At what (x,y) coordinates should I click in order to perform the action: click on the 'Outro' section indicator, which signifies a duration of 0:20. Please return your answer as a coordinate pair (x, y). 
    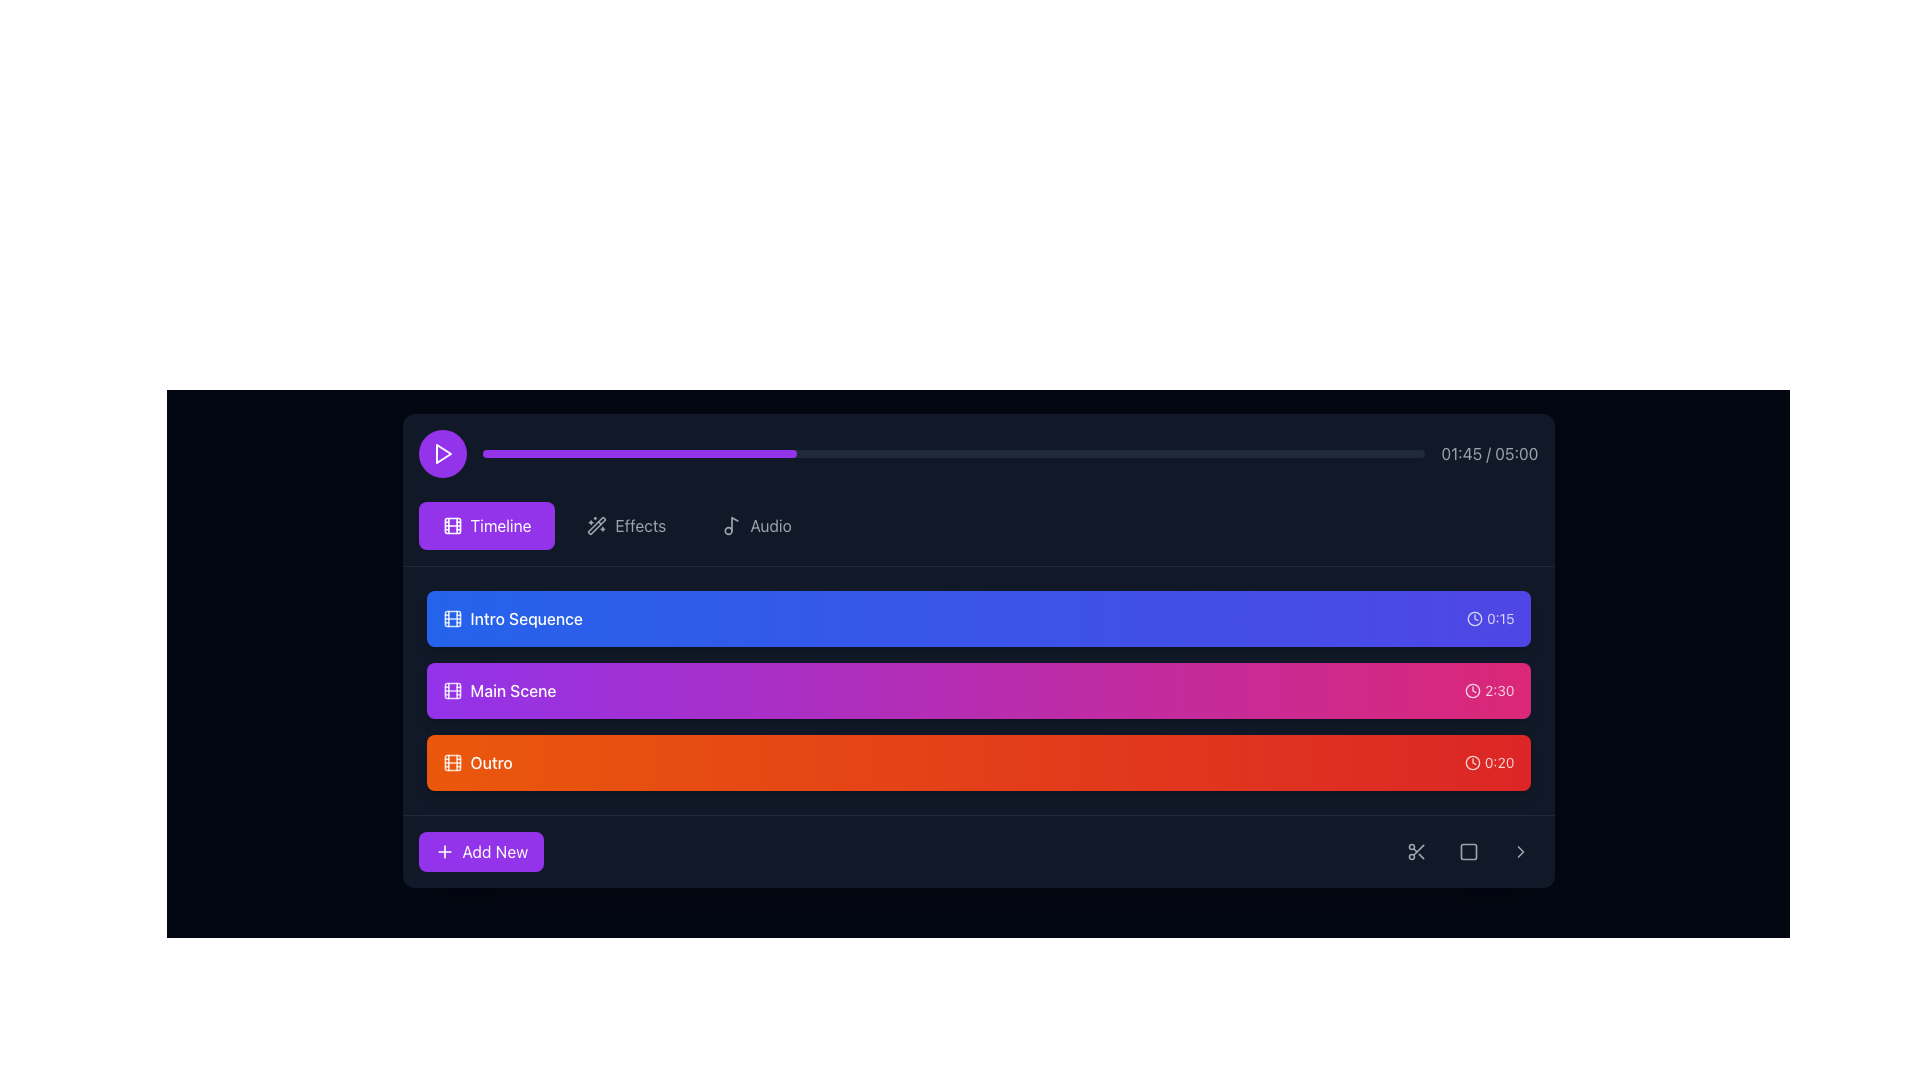
    Looking at the image, I should click on (978, 763).